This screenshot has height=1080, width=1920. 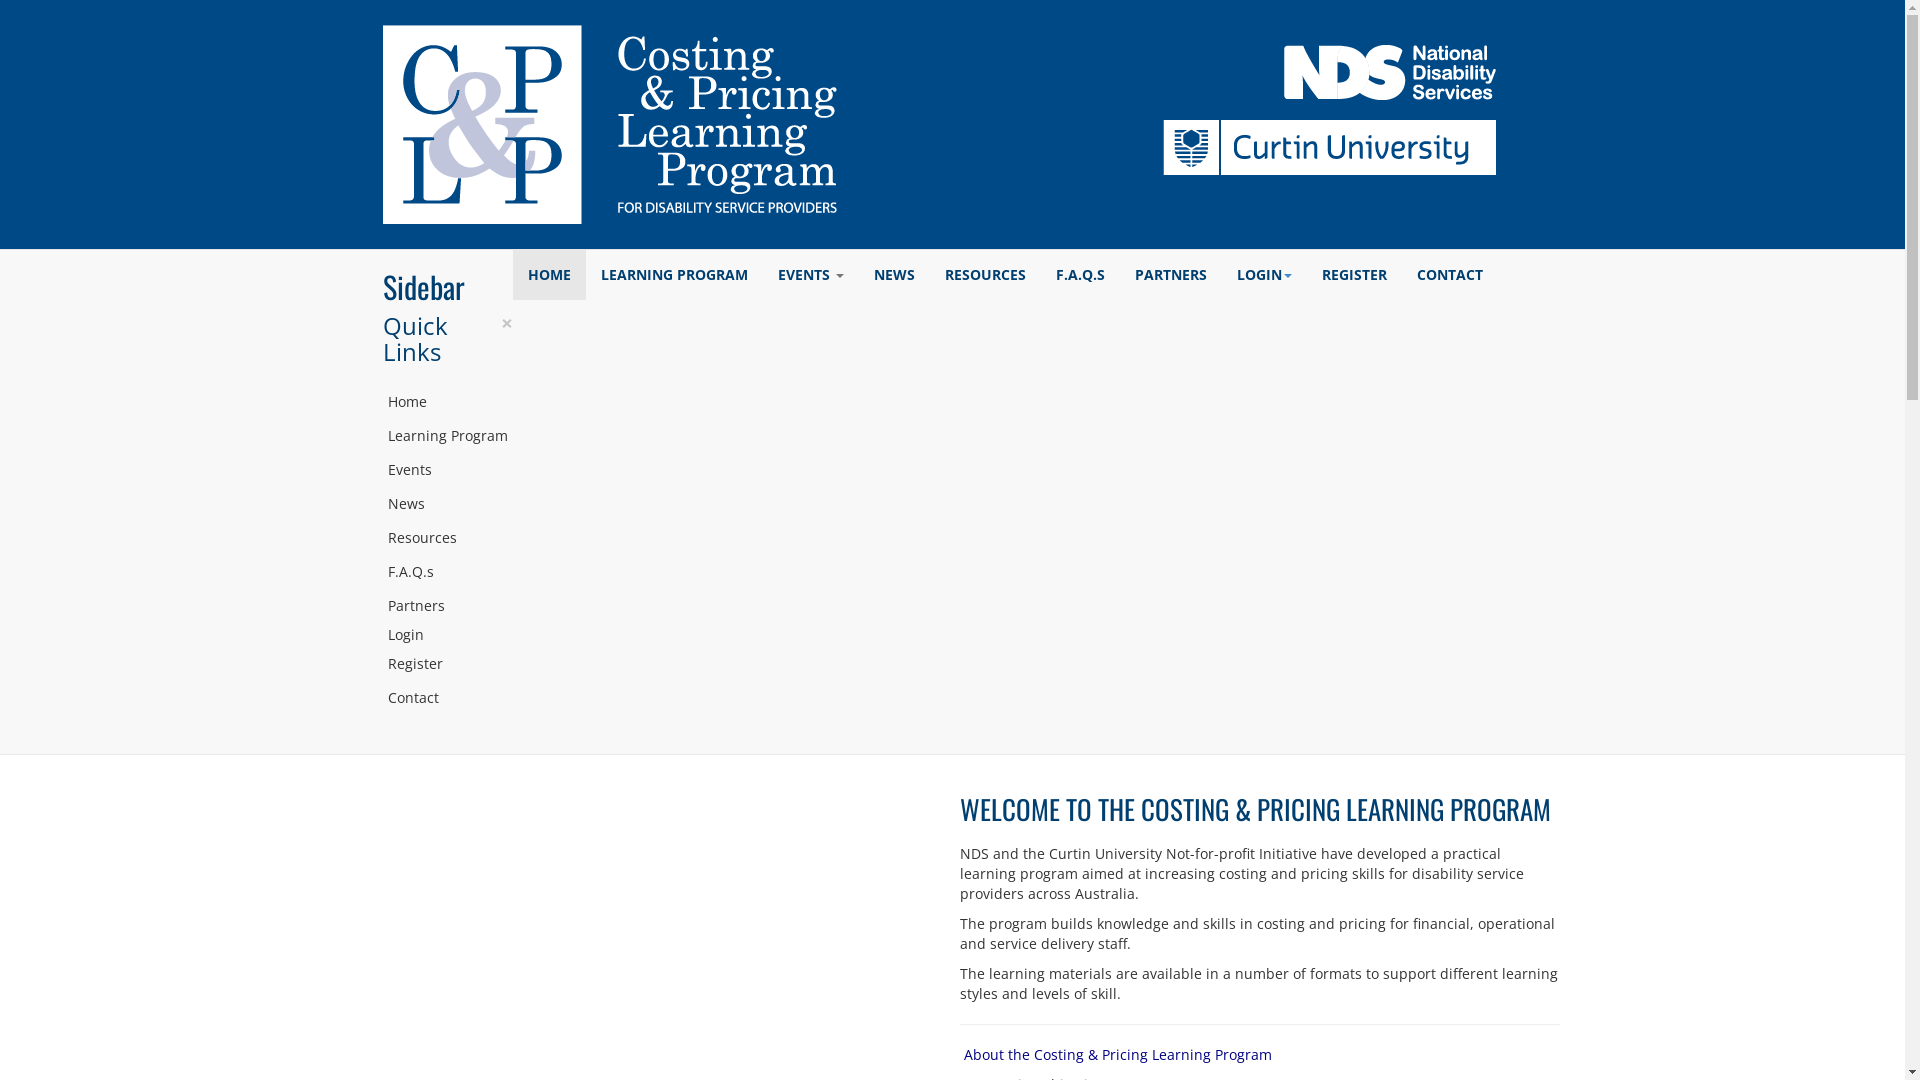 What do you see at coordinates (445, 697) in the screenshot?
I see `'Contact'` at bounding box center [445, 697].